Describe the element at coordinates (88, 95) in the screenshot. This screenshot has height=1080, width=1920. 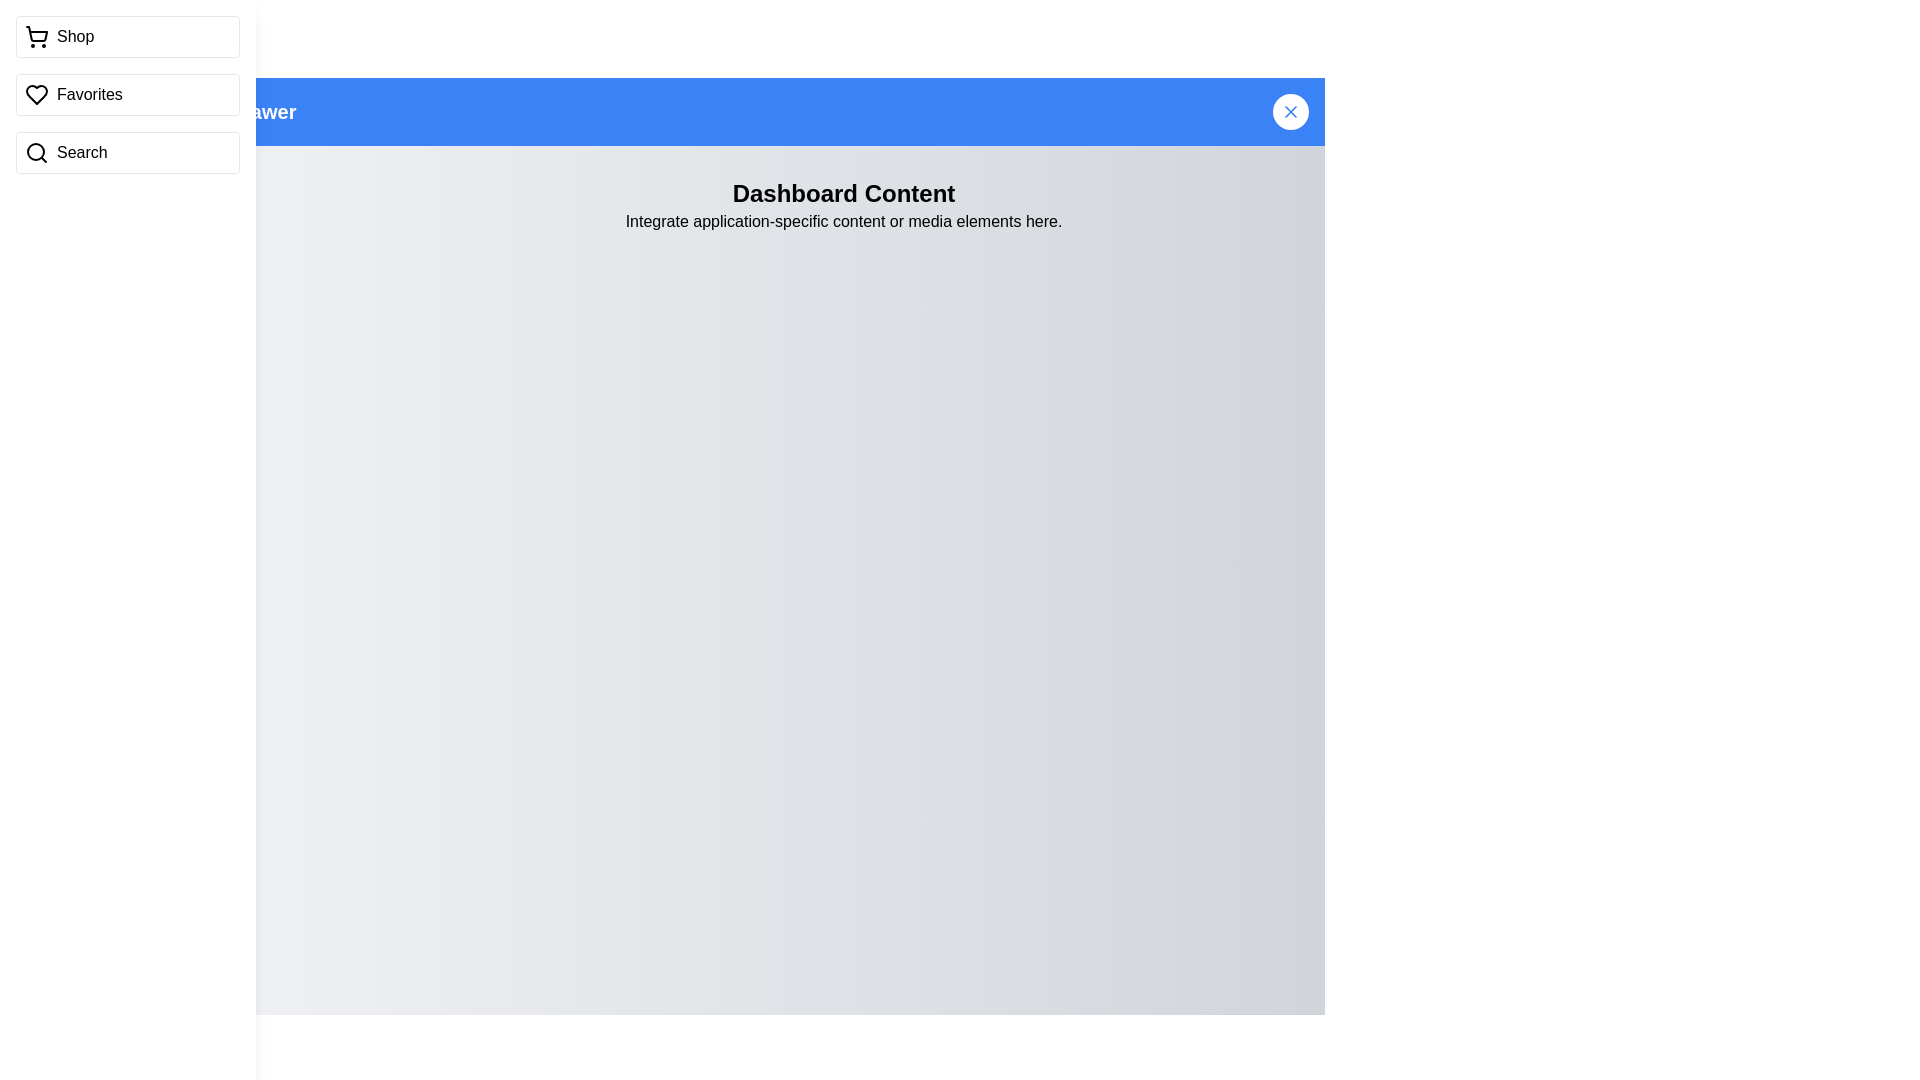
I see `the 'Favorites' text label, which is styled in black and positioned to the right of a heart-shaped icon in the left sidebar menu` at that location.